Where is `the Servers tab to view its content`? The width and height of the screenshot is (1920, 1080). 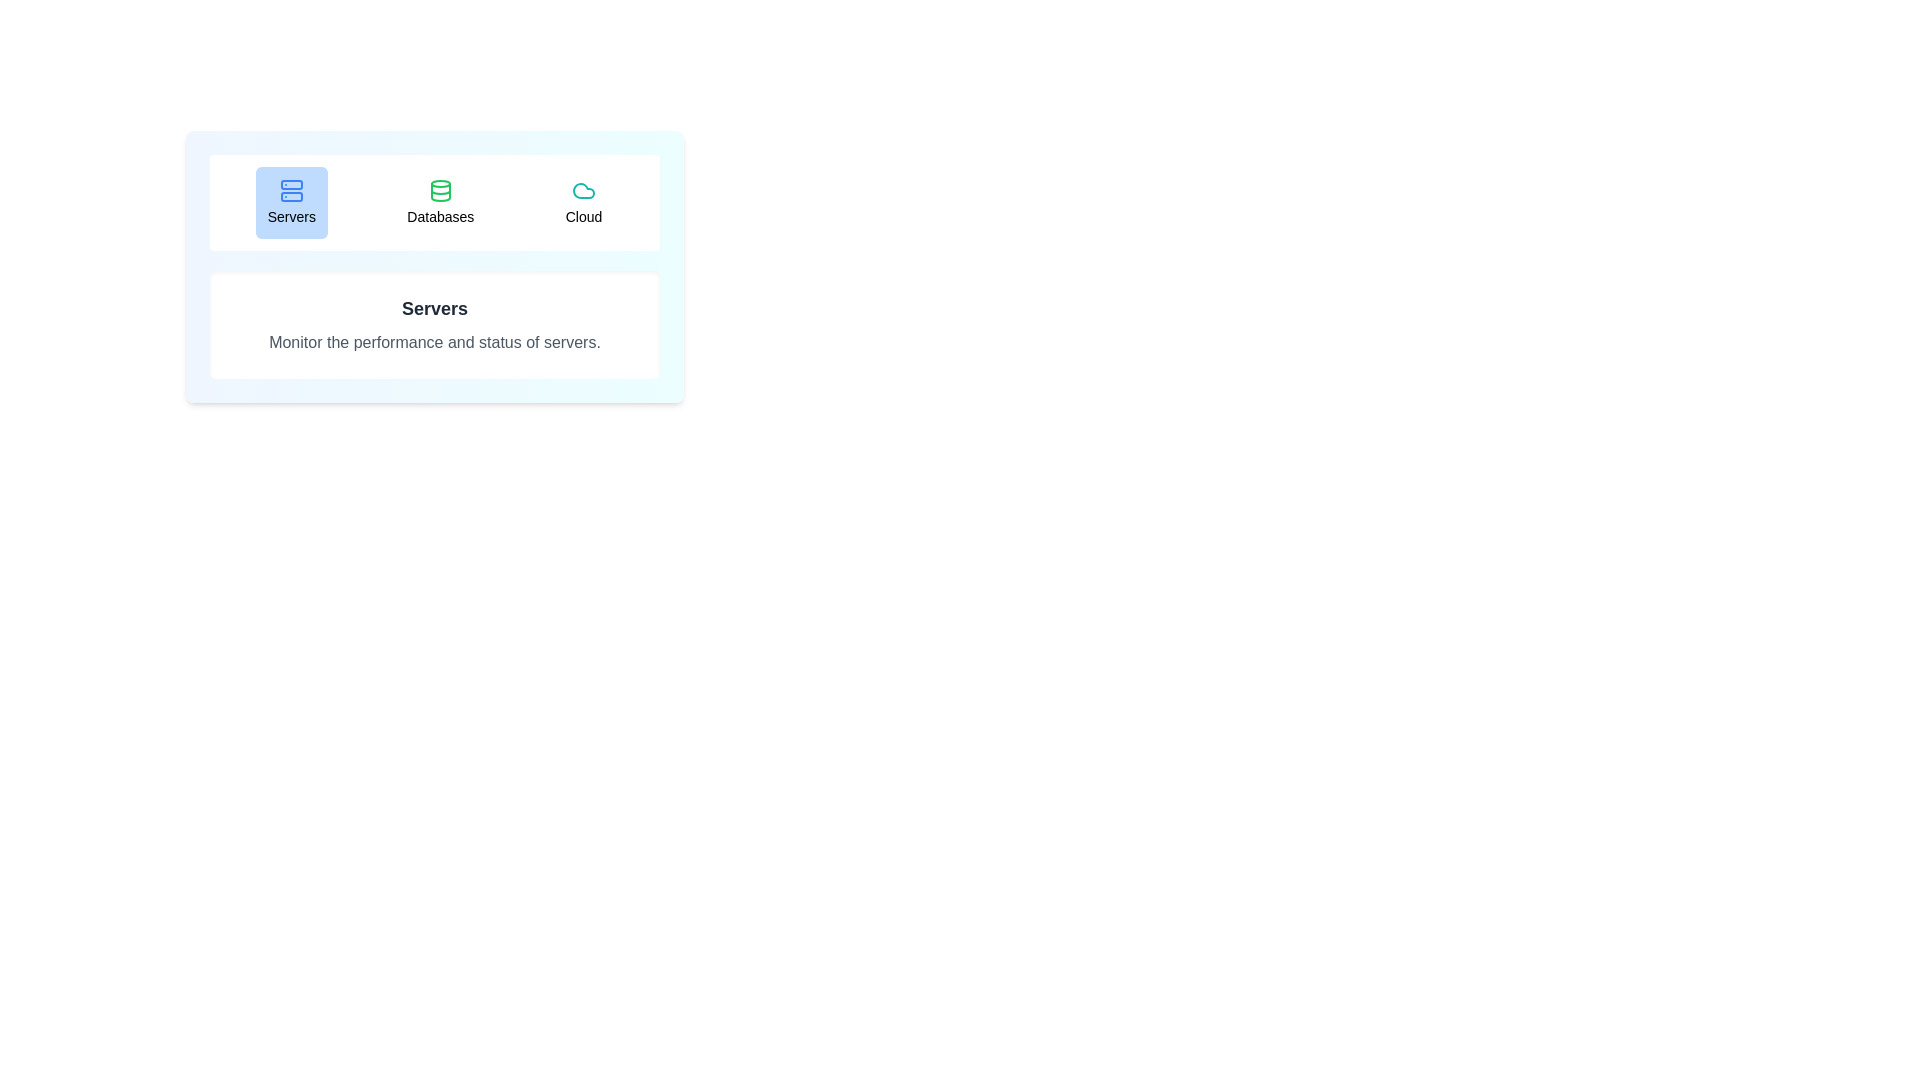 the Servers tab to view its content is located at coordinates (290, 203).